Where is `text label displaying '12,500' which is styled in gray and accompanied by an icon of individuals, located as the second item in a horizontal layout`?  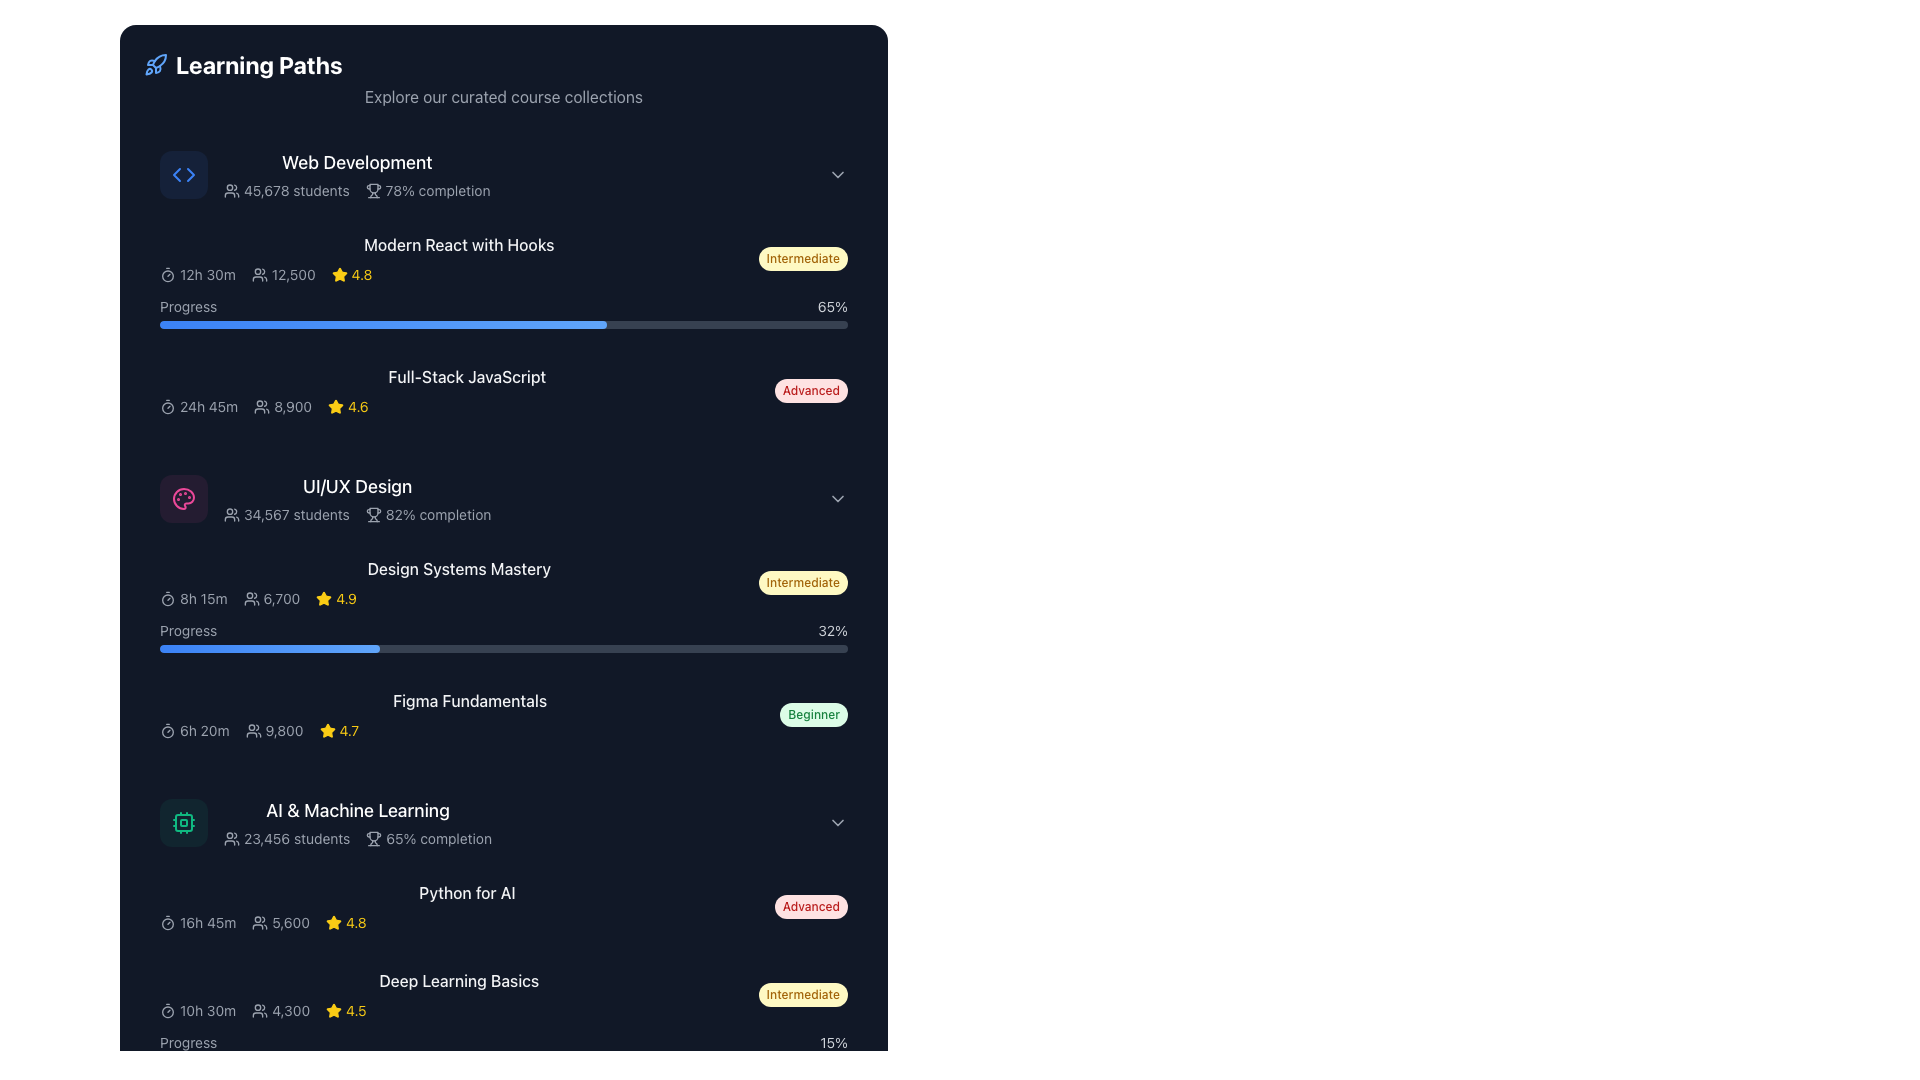 text label displaying '12,500' which is styled in gray and accompanied by an icon of individuals, located as the second item in a horizontal layout is located at coordinates (282, 274).